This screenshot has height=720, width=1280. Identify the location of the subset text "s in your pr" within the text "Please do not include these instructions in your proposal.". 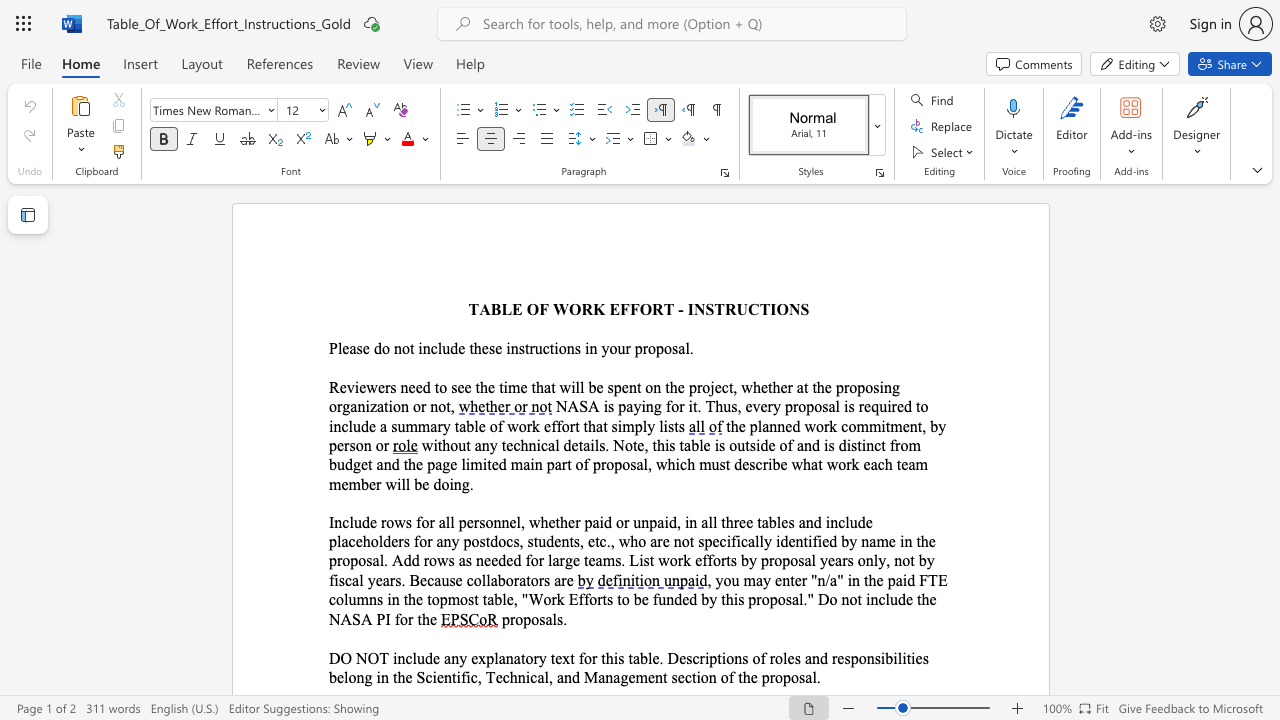
(573, 347).